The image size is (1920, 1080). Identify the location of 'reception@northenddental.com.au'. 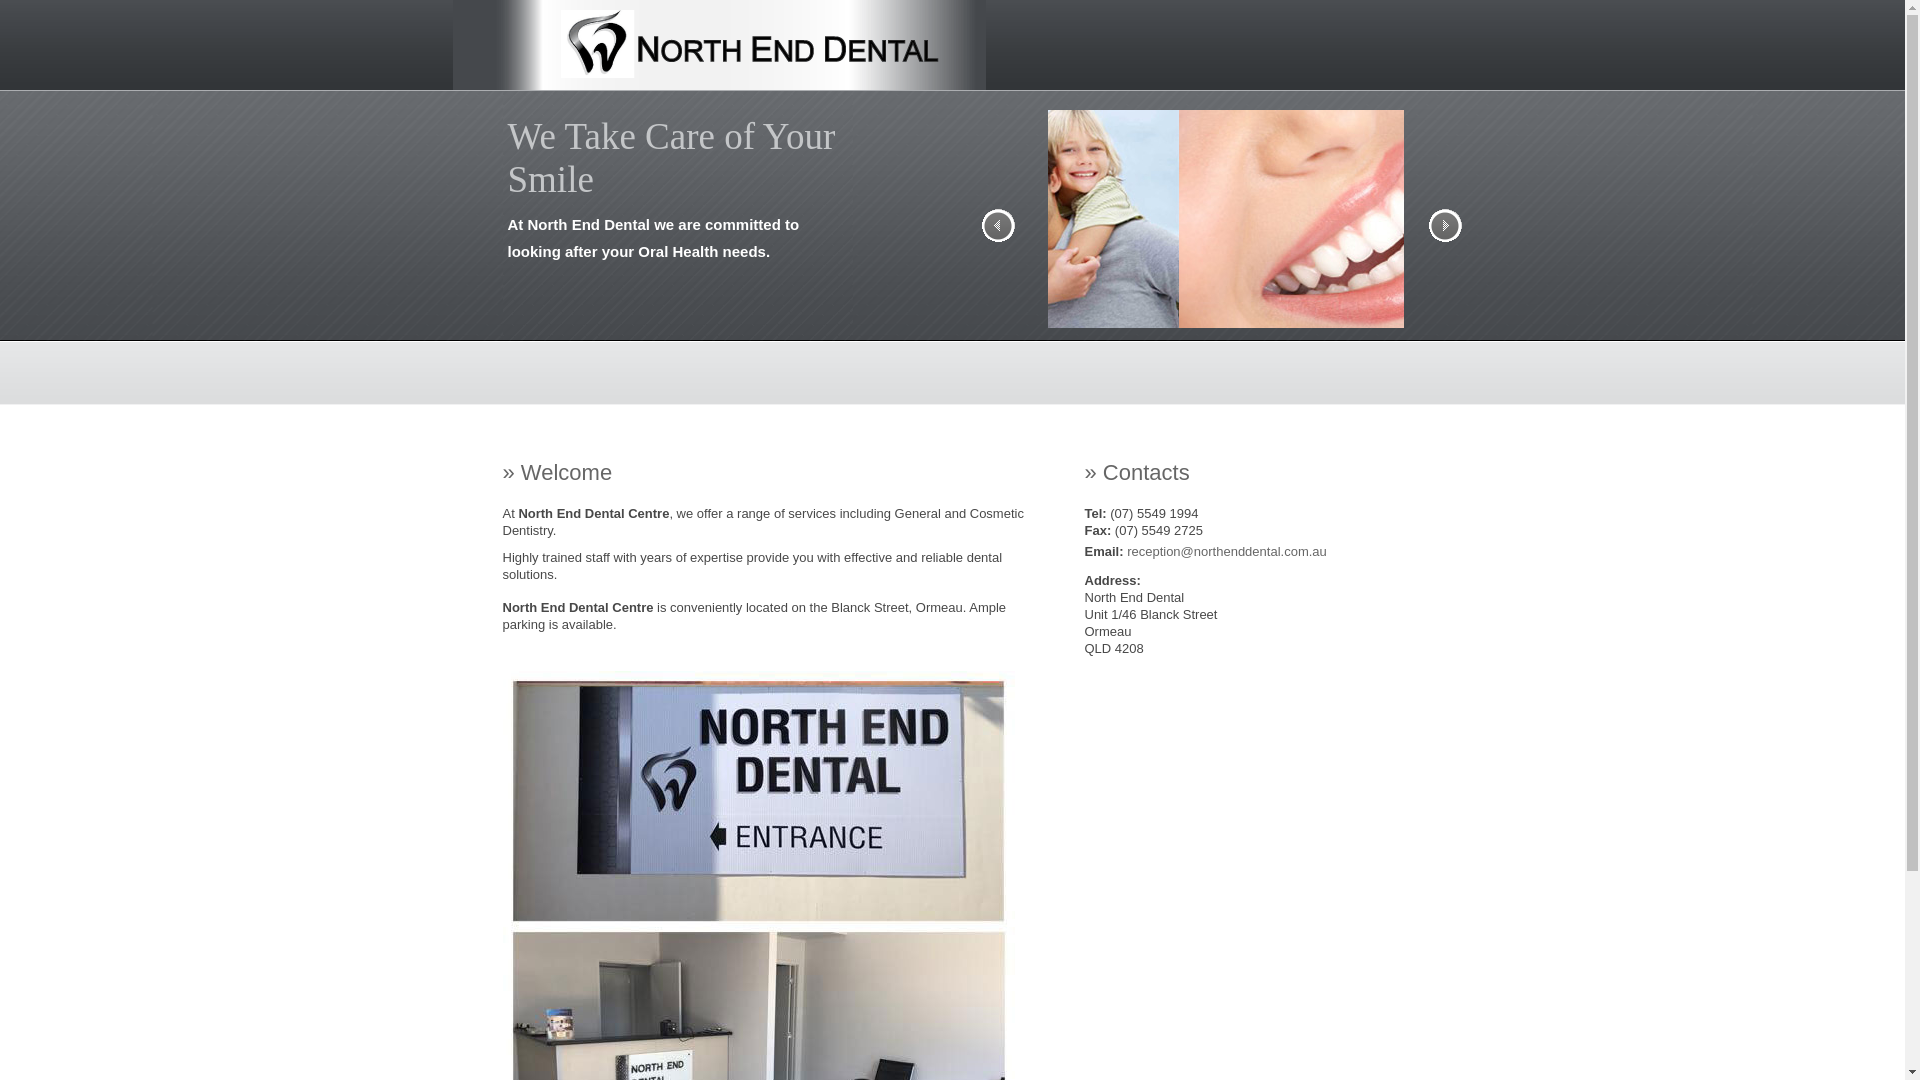
(1226, 551).